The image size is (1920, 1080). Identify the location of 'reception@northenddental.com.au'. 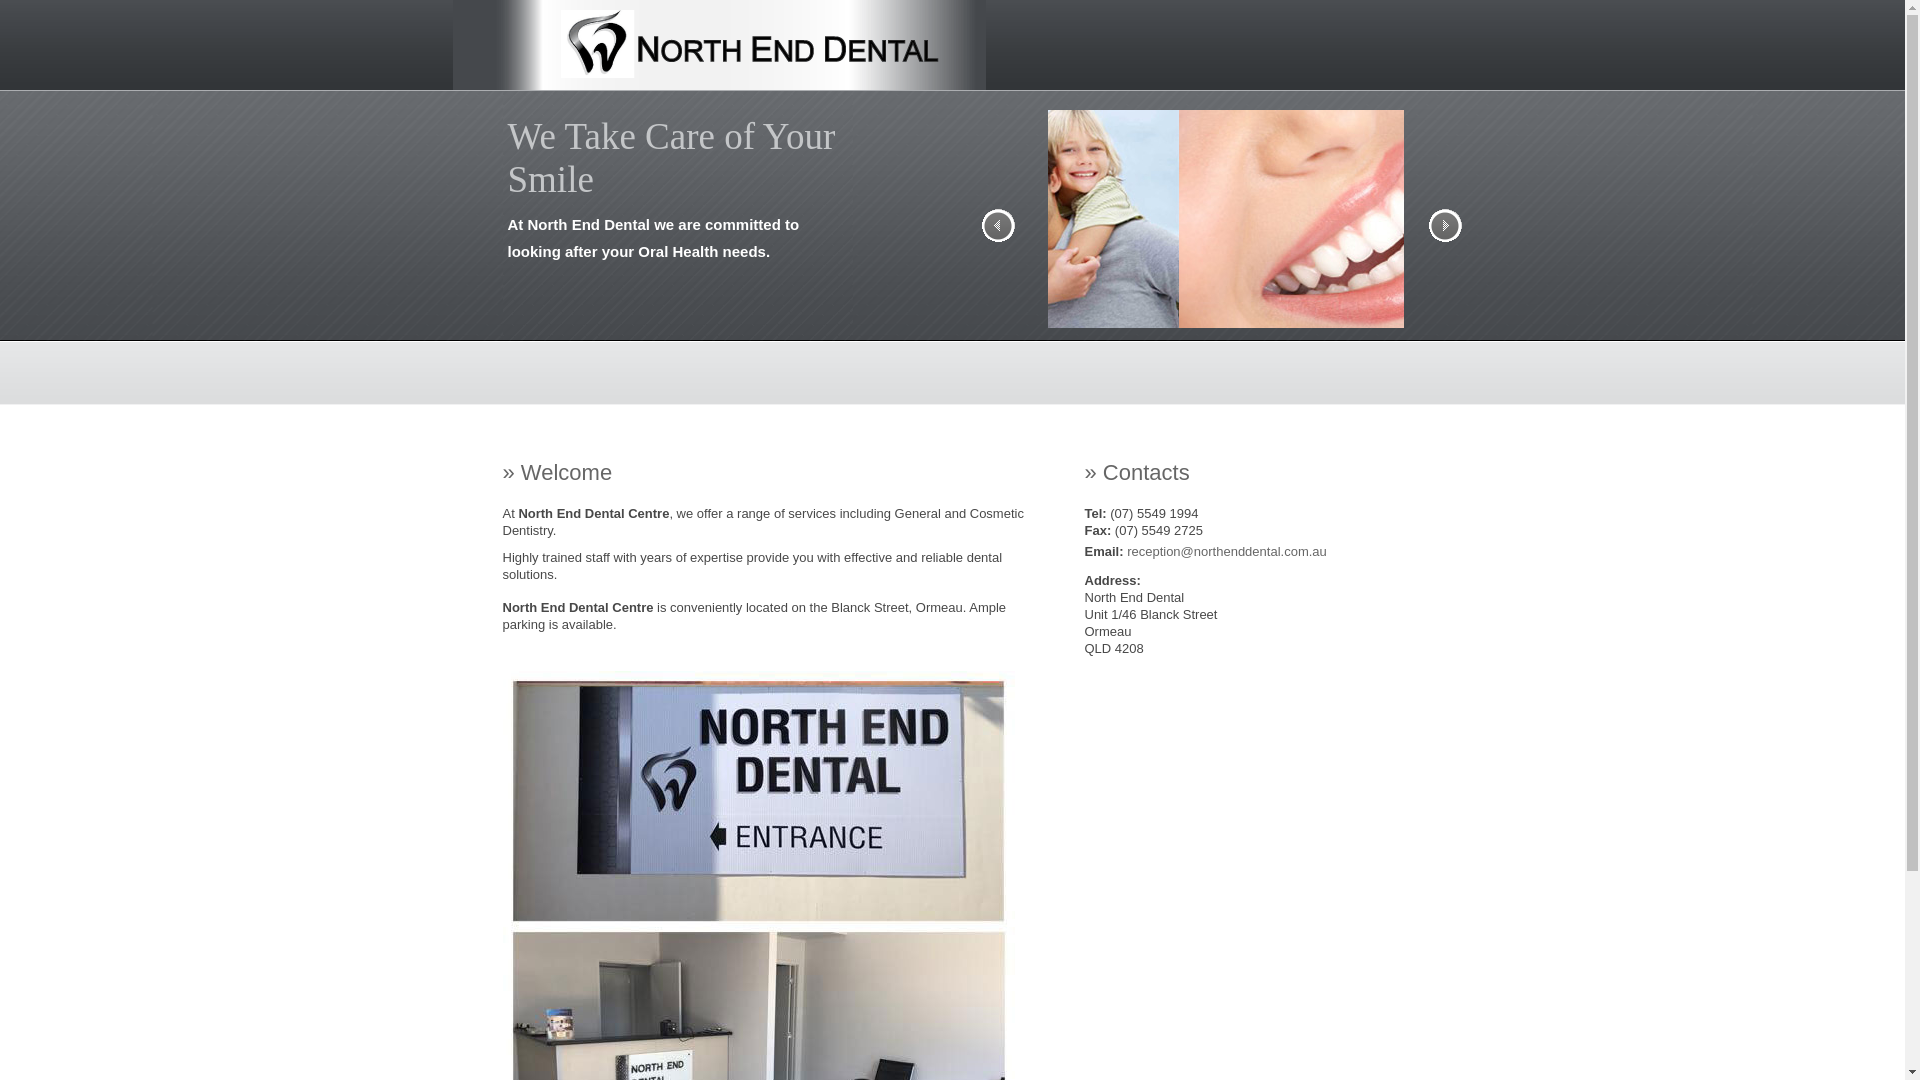
(1226, 551).